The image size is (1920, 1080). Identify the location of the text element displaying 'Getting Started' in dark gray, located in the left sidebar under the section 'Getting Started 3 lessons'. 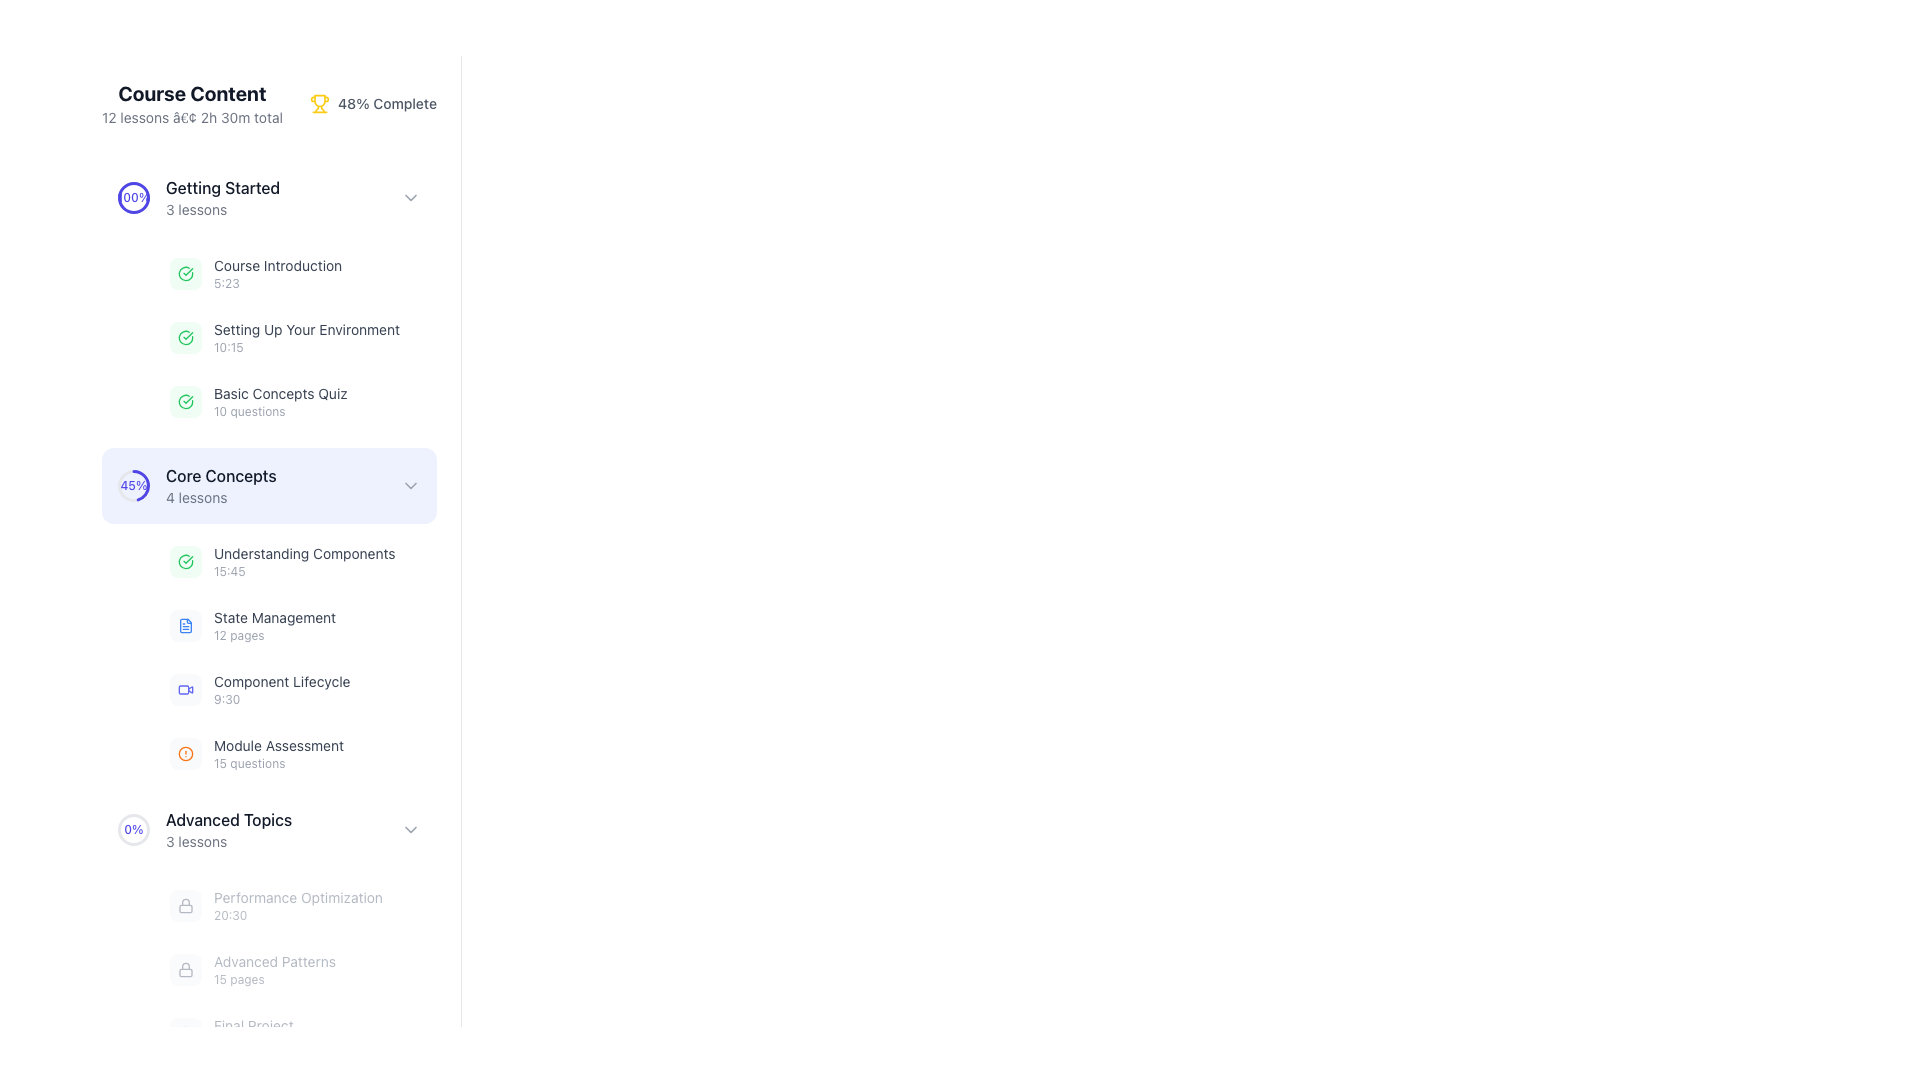
(223, 188).